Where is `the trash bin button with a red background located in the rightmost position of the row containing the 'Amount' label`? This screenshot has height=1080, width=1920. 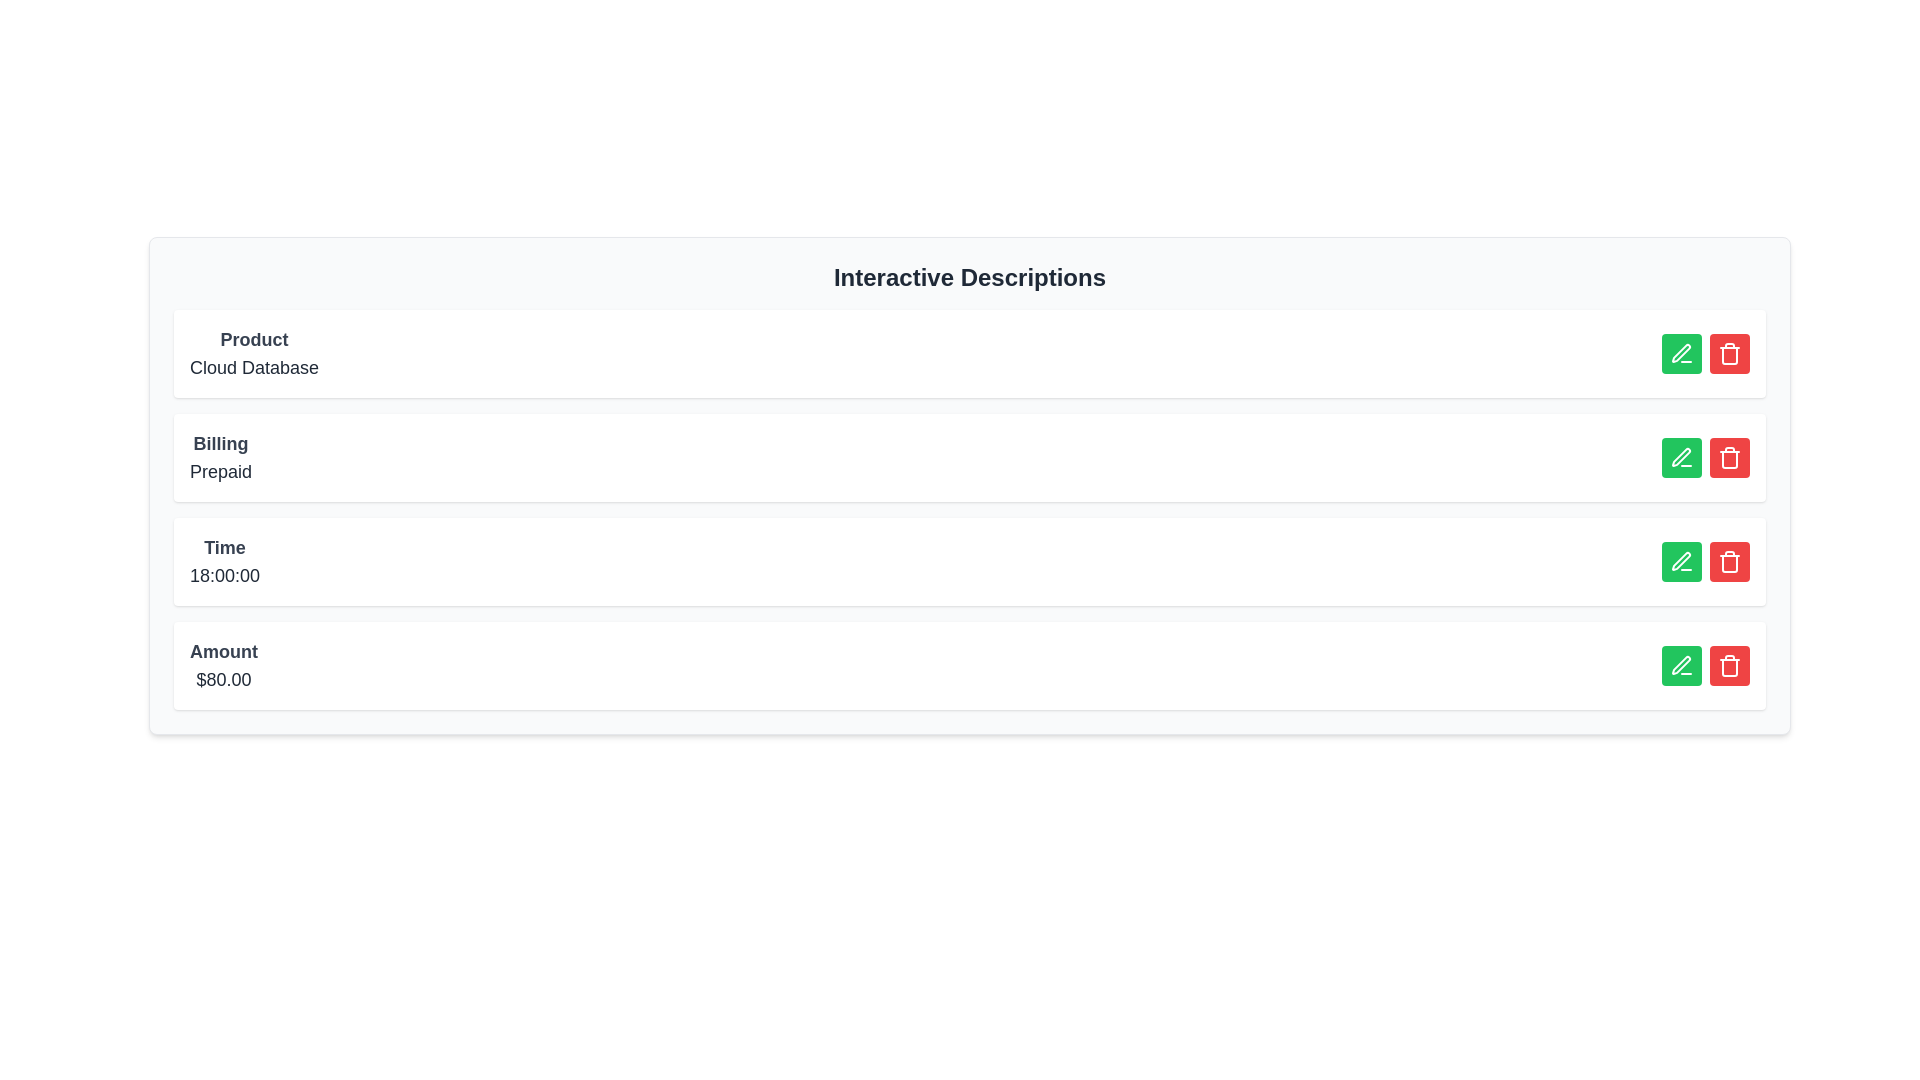 the trash bin button with a red background located in the rightmost position of the row containing the 'Amount' label is located at coordinates (1728, 353).